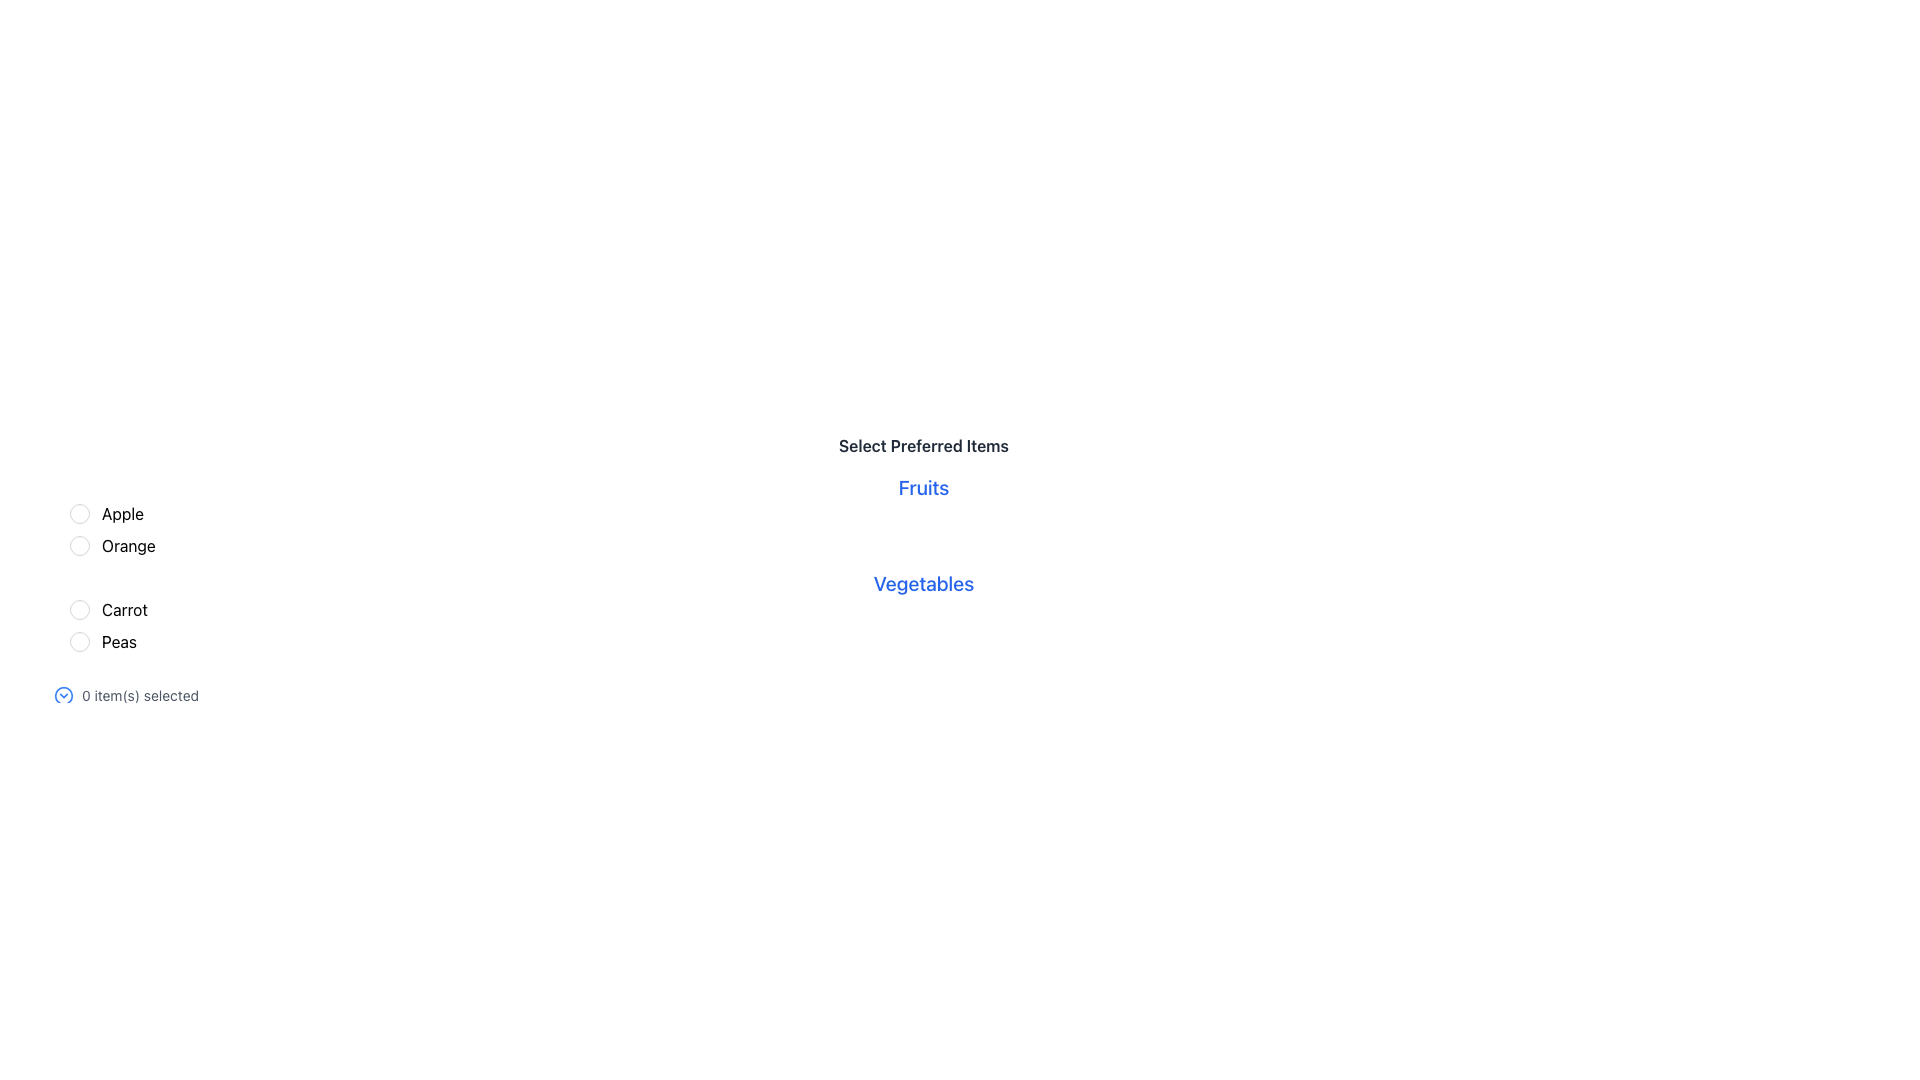  Describe the element at coordinates (80, 546) in the screenshot. I see `the radio button for 'Orange'` at that location.